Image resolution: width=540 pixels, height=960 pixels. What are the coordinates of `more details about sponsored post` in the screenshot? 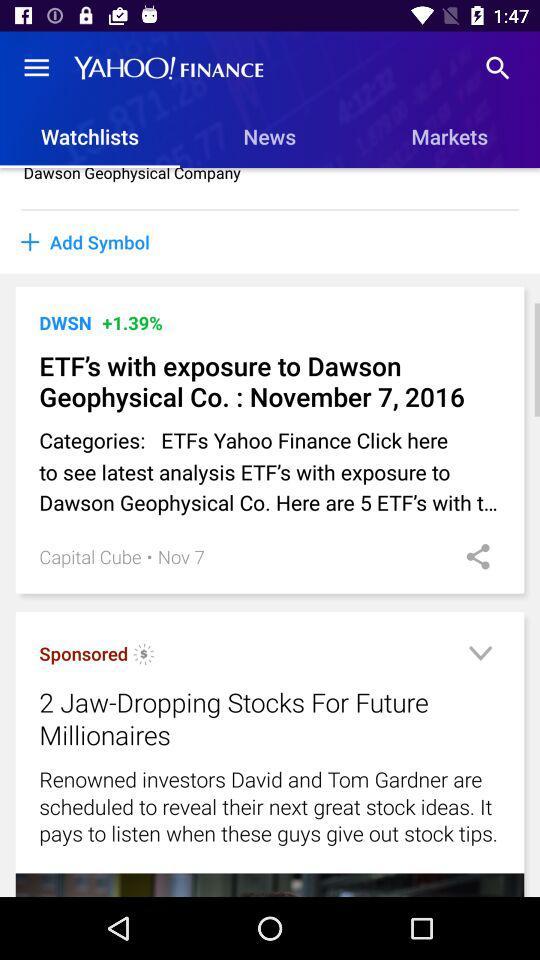 It's located at (479, 655).